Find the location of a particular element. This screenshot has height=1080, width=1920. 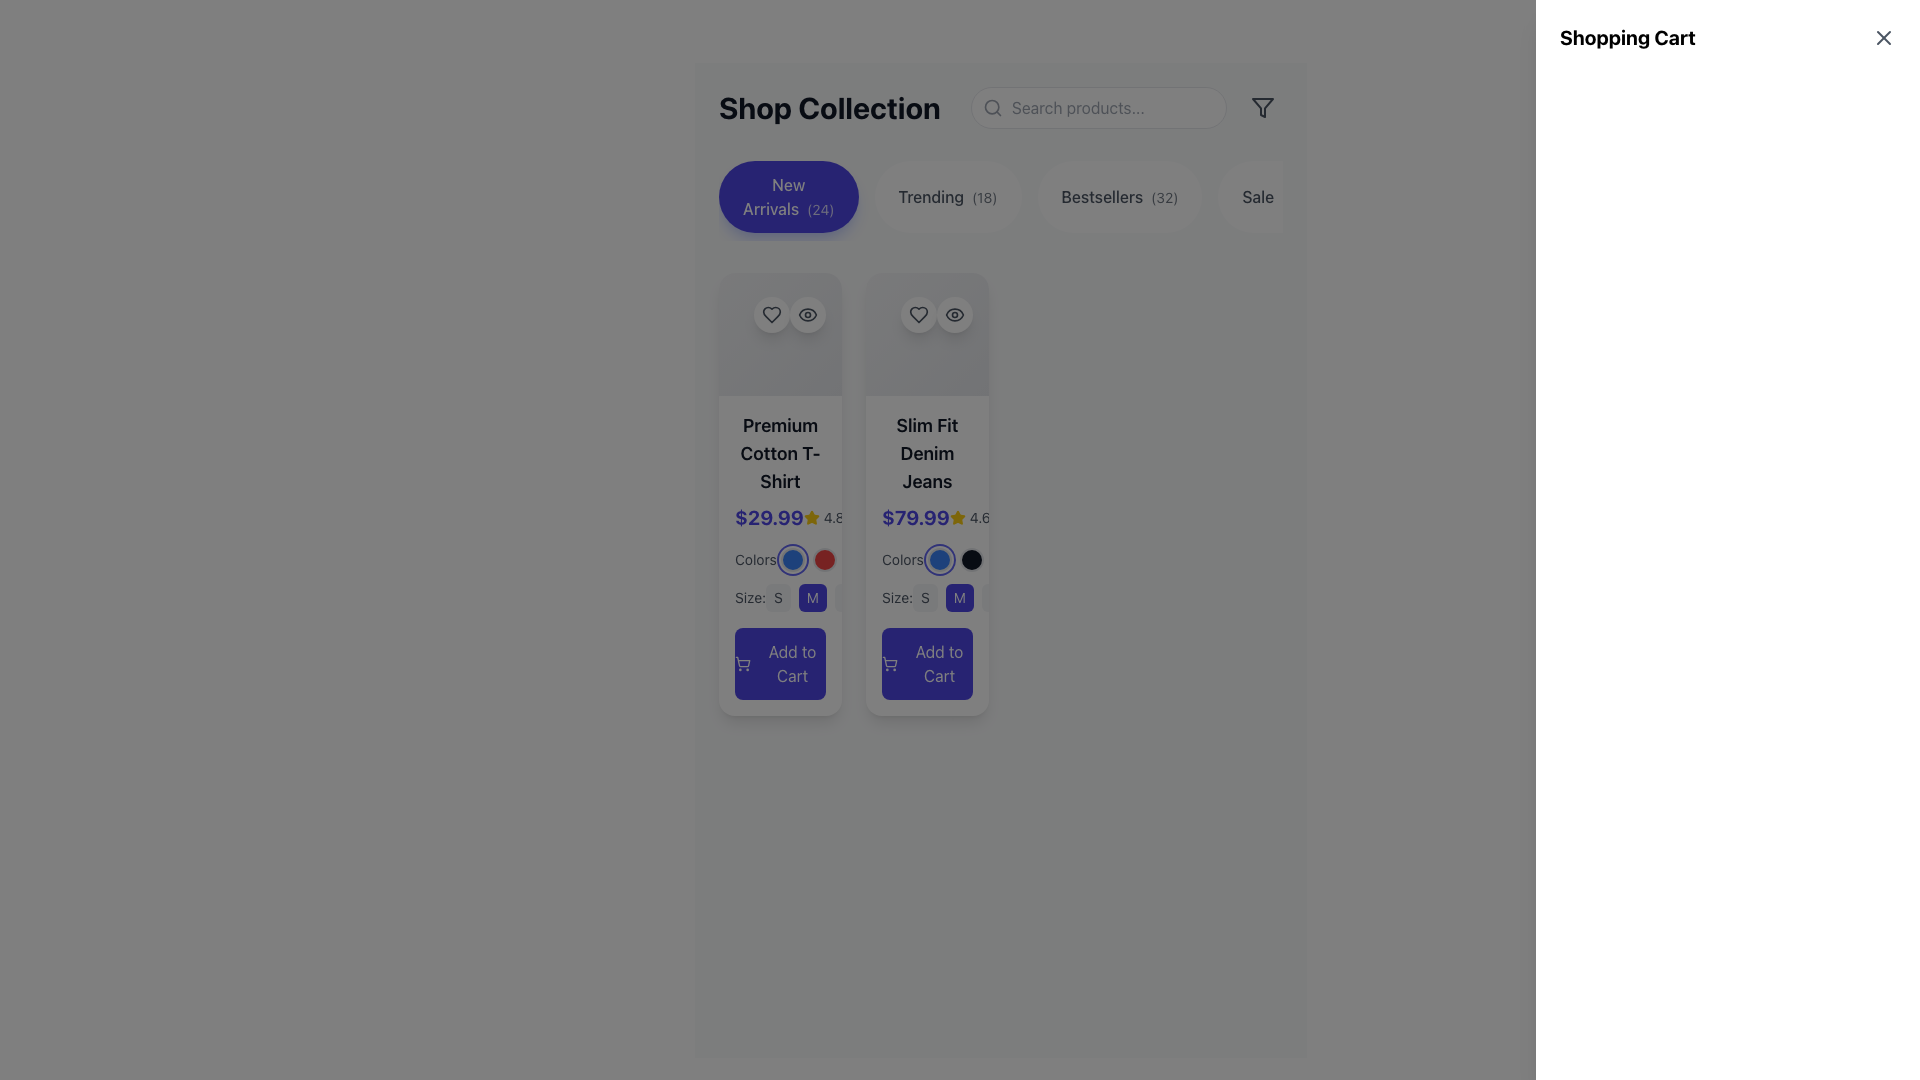

the yellow star icon next to the price '$29.99' is located at coordinates (779, 516).